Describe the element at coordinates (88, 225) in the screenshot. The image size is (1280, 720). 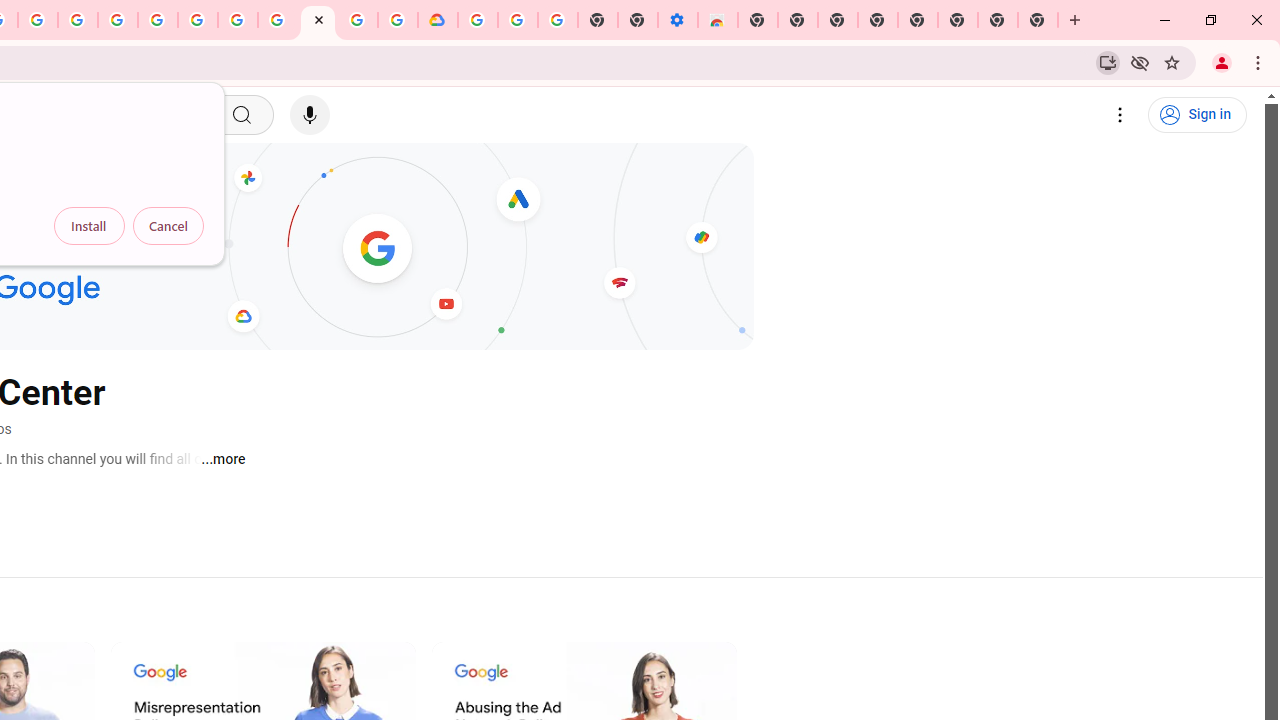
I see `'Install'` at that location.